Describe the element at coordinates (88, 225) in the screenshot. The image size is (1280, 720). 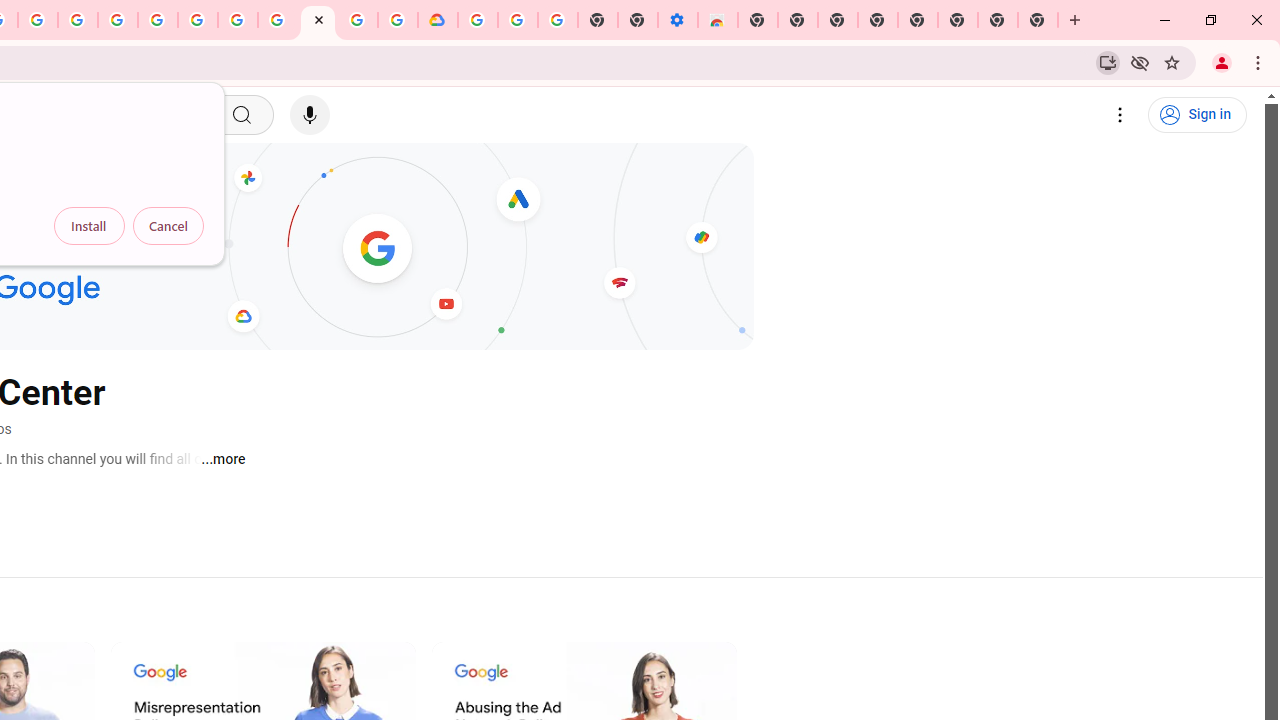
I see `'Install'` at that location.